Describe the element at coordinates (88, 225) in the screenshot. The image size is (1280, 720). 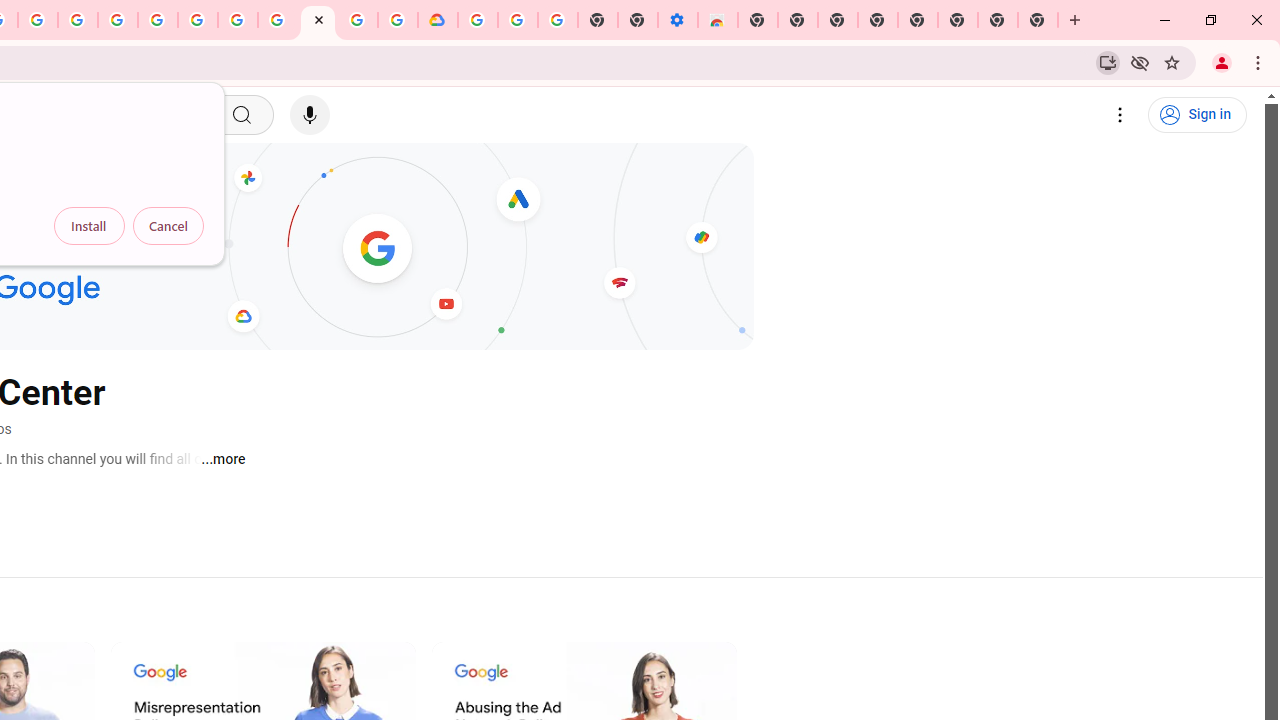
I see `'Install'` at that location.